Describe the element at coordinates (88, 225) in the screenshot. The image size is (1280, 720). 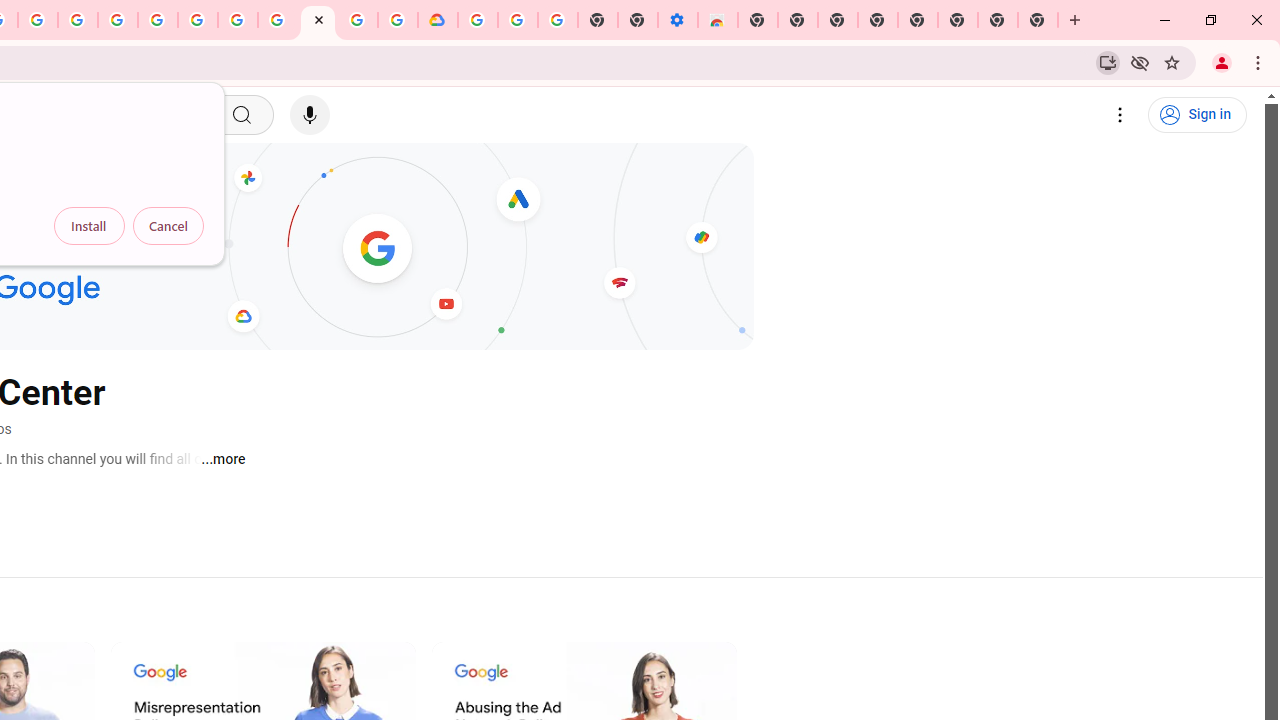
I see `'Install'` at that location.